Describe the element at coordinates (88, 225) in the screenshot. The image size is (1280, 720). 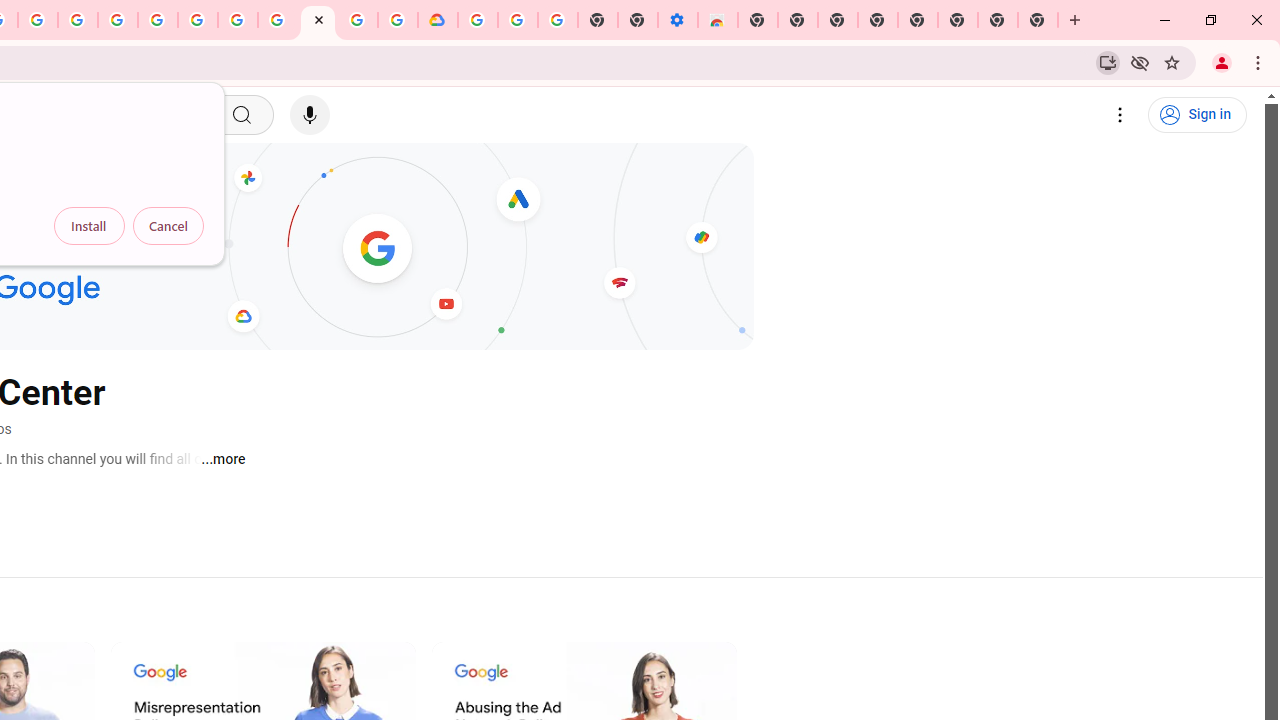
I see `'Install'` at that location.